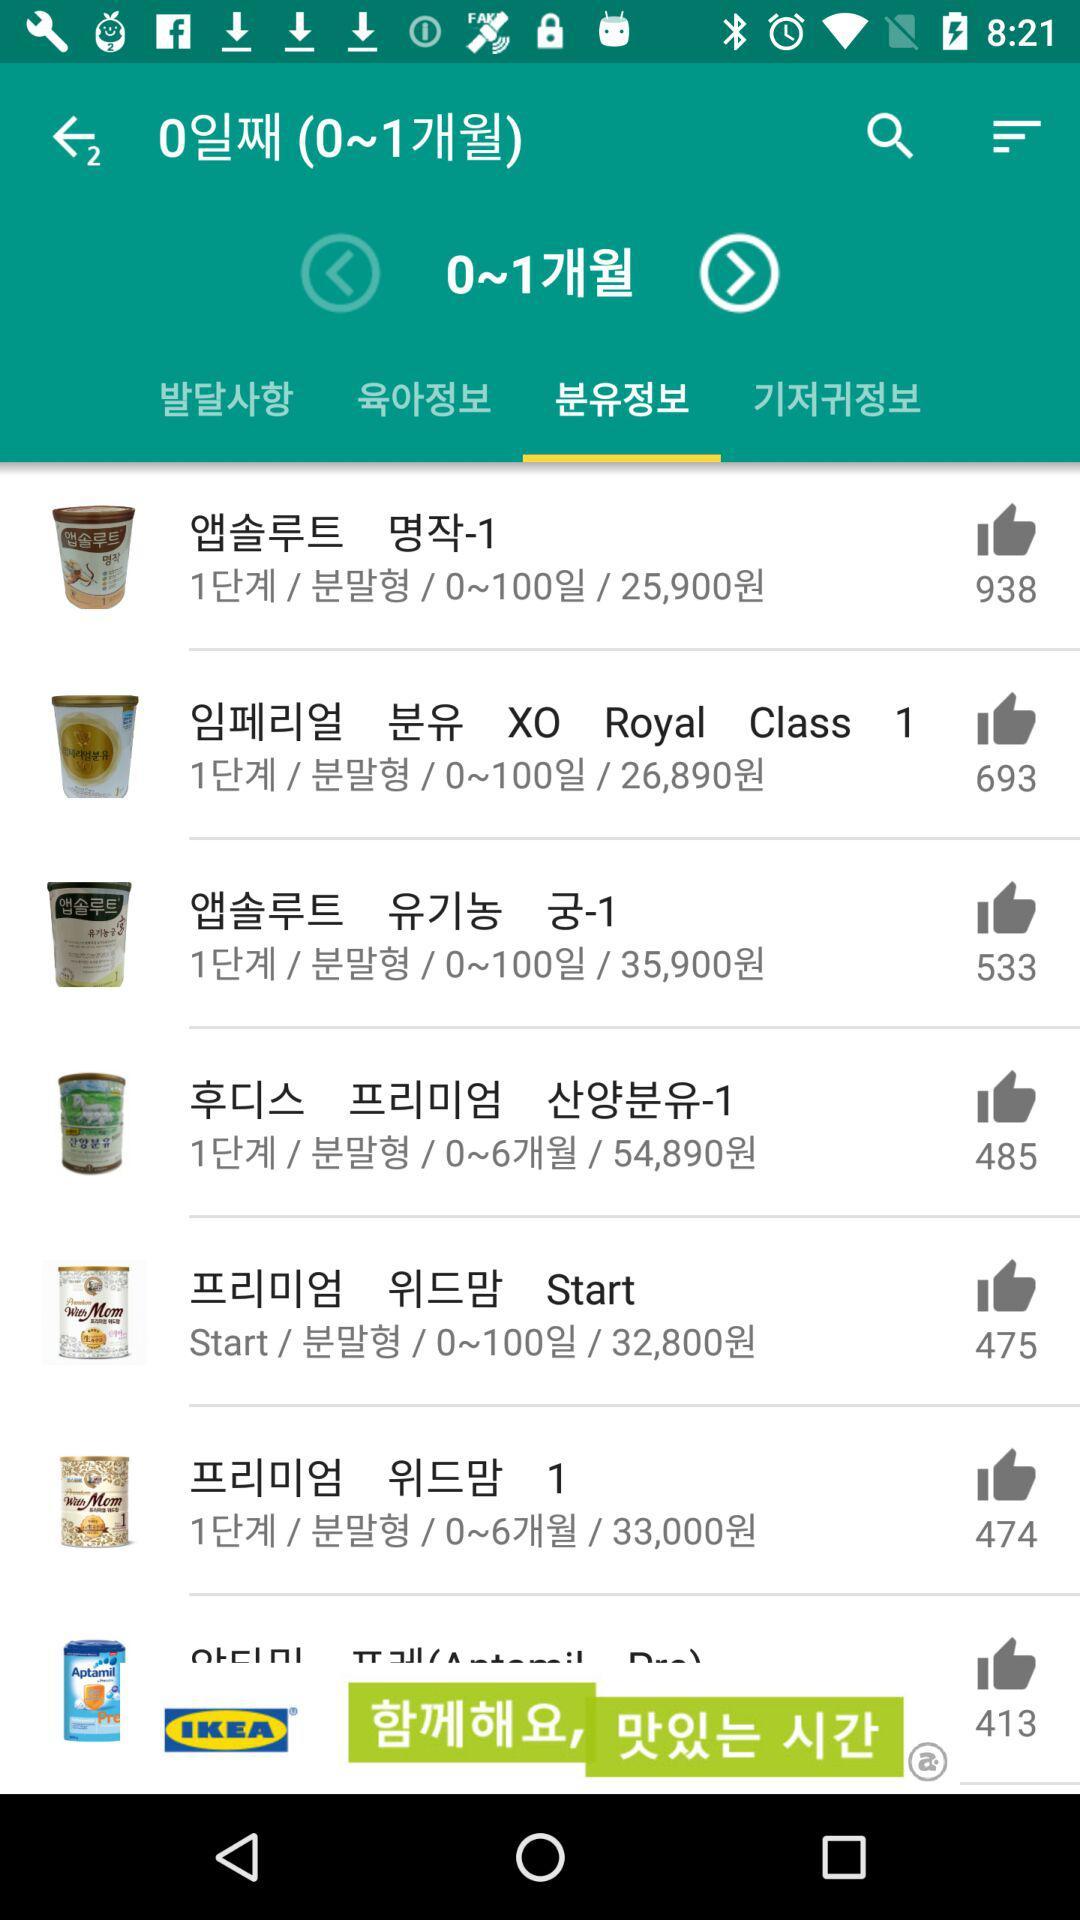 This screenshot has height=1920, width=1080. I want to click on the arrow_forward icon, so click(739, 272).